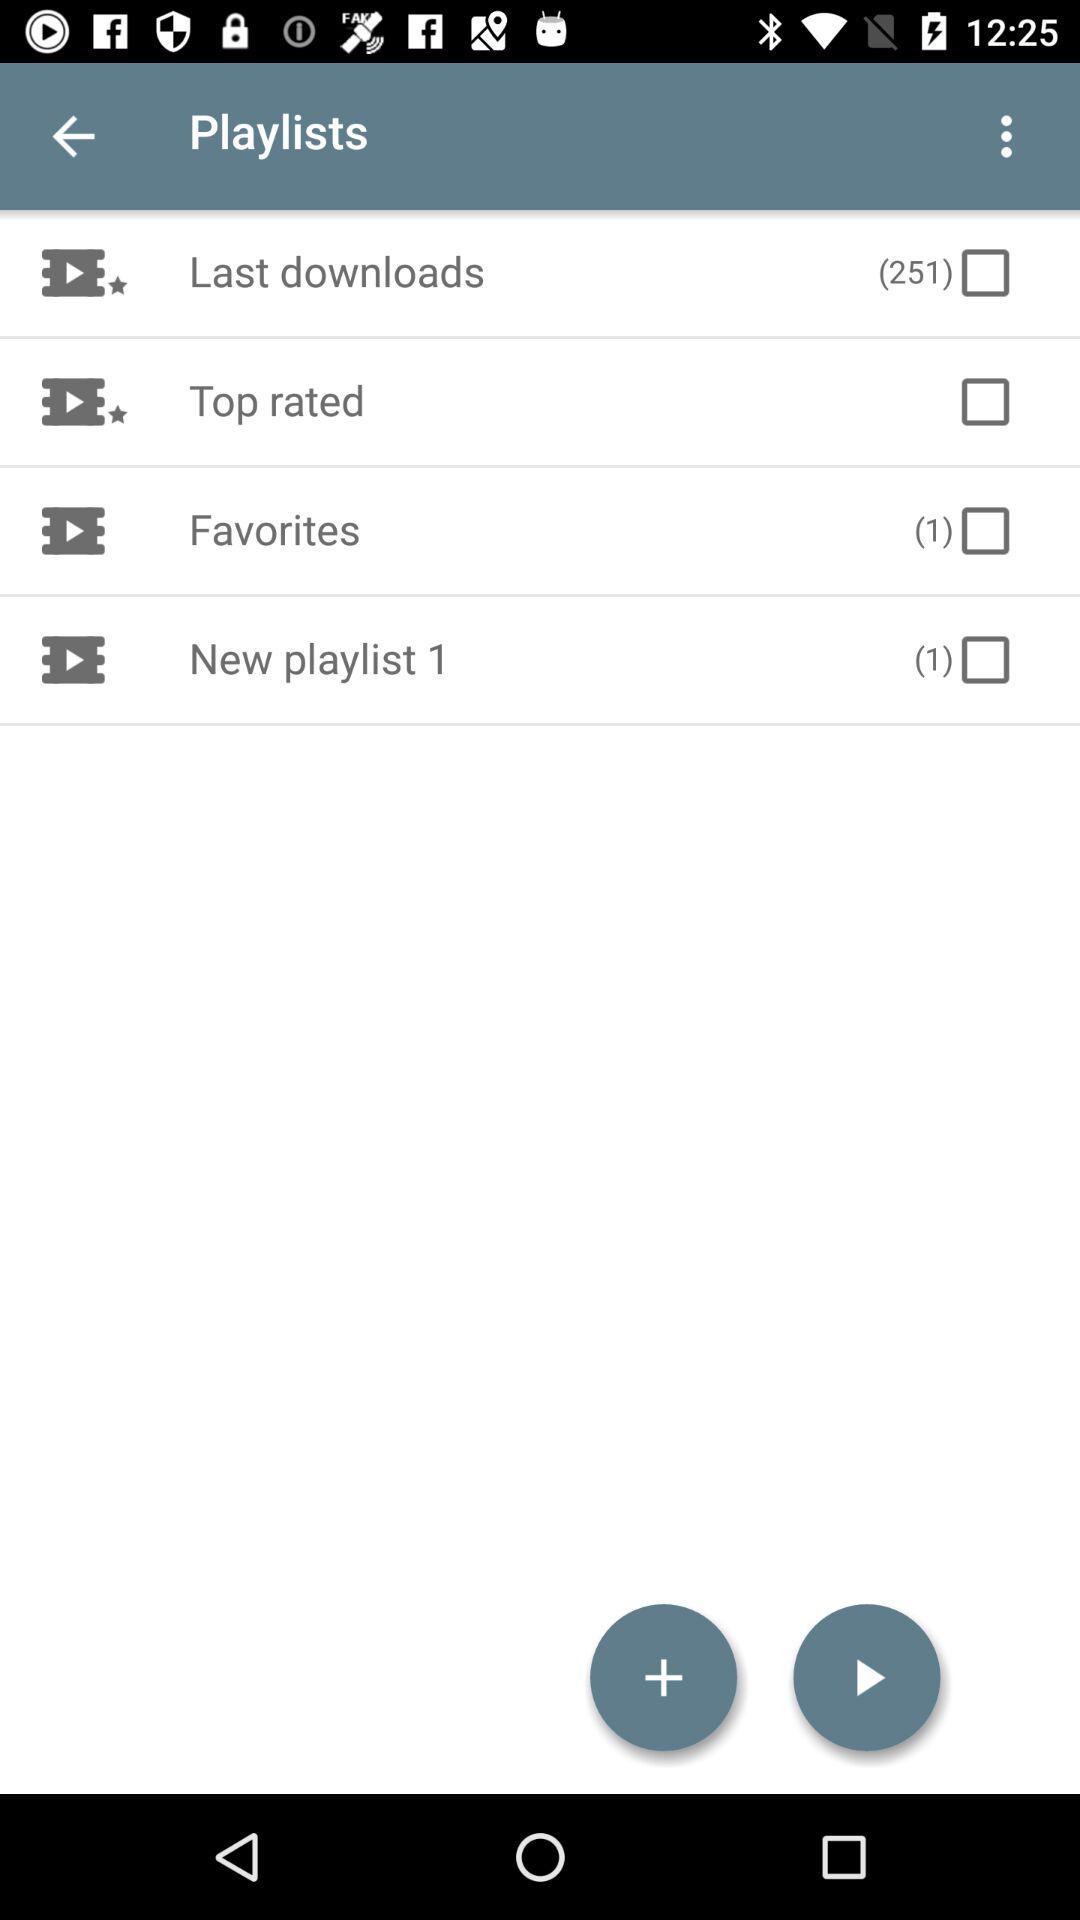 The width and height of the screenshot is (1080, 1920). I want to click on item to the left of the (1) icon, so click(529, 660).